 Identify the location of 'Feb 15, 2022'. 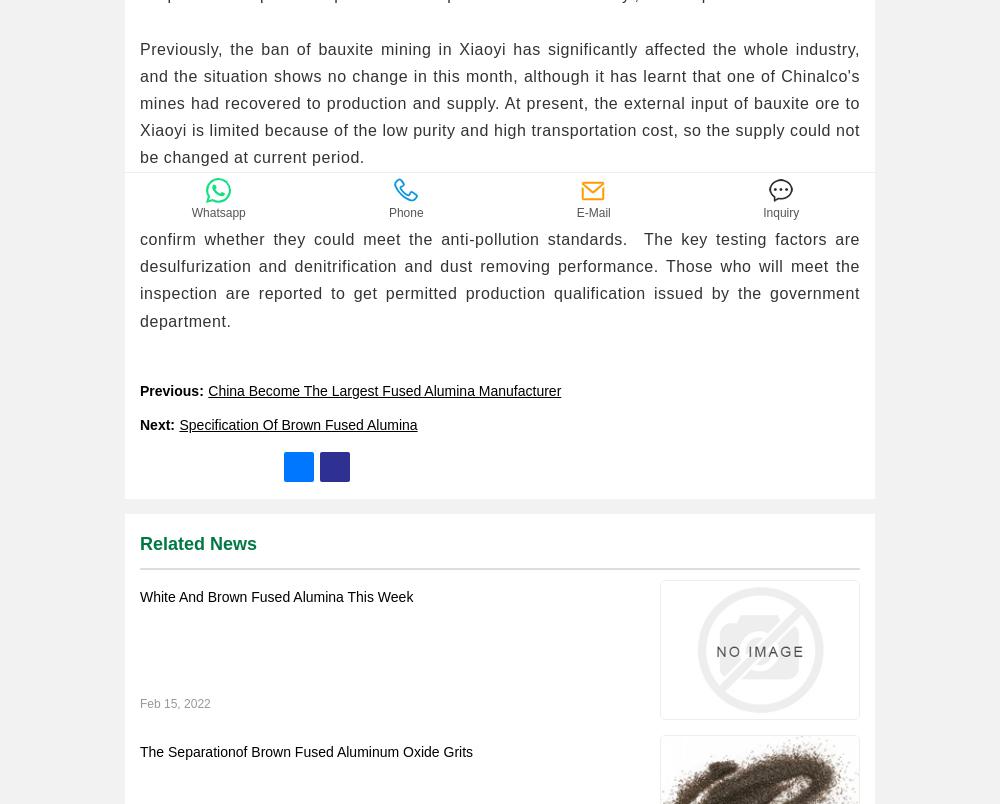
(175, 702).